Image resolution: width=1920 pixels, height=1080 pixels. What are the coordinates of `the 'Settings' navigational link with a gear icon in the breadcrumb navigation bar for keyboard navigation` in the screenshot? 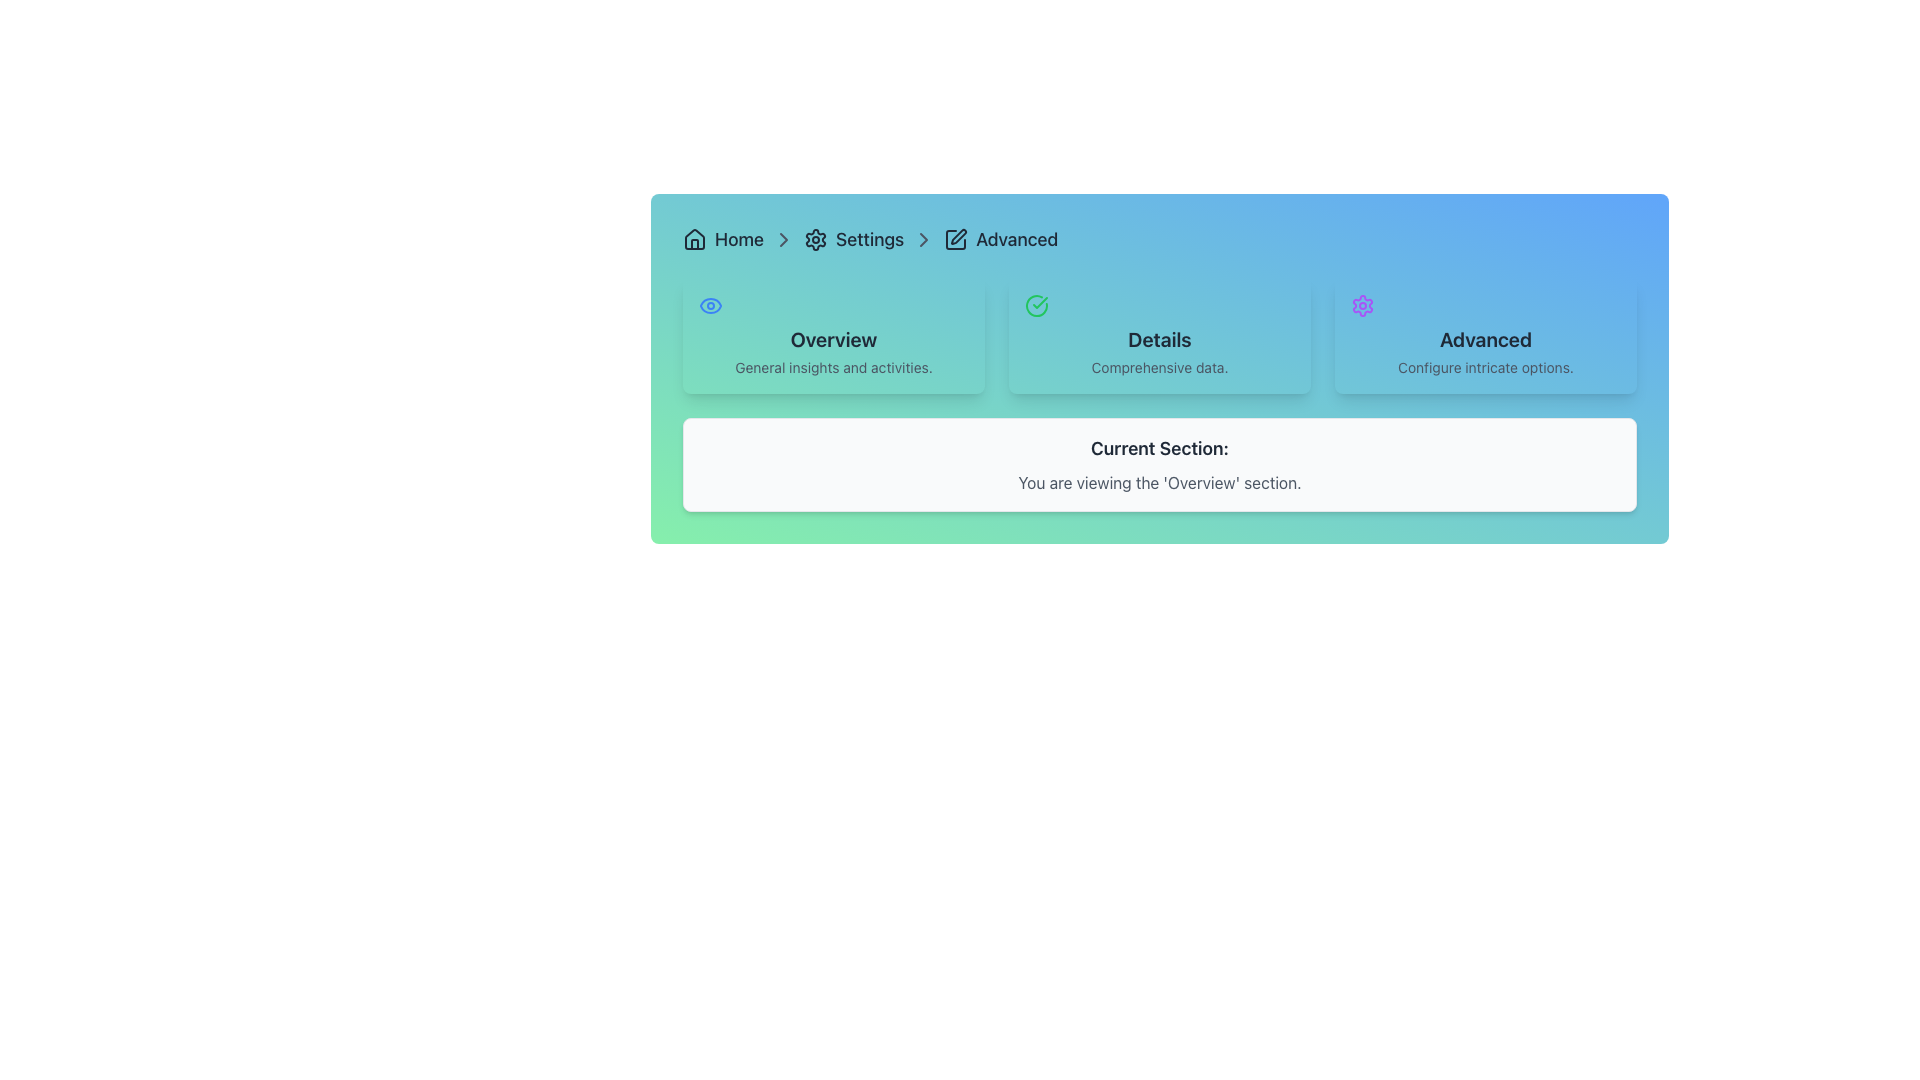 It's located at (854, 238).